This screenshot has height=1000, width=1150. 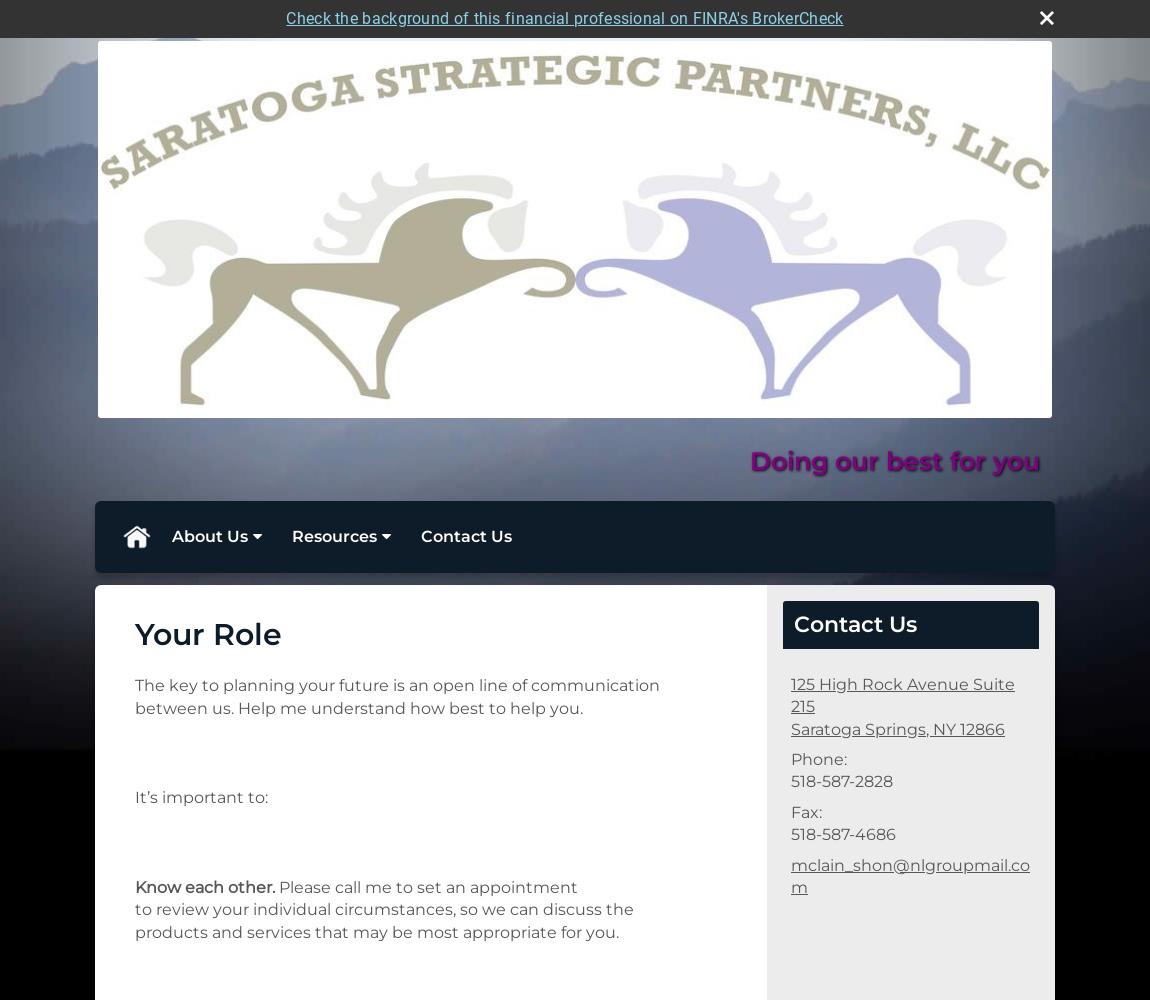 What do you see at coordinates (134, 685) in the screenshot?
I see `'The key to planning your future is an open line of communication'` at bounding box center [134, 685].